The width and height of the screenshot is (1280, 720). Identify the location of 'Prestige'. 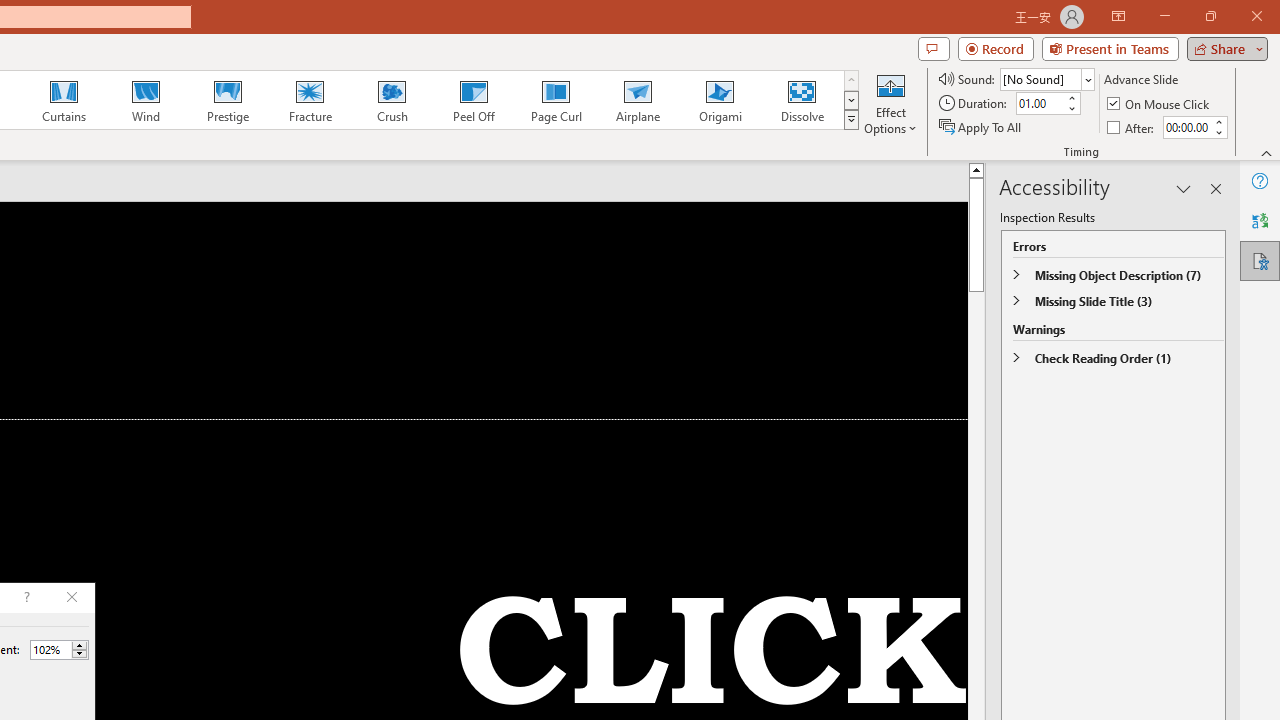
(227, 100).